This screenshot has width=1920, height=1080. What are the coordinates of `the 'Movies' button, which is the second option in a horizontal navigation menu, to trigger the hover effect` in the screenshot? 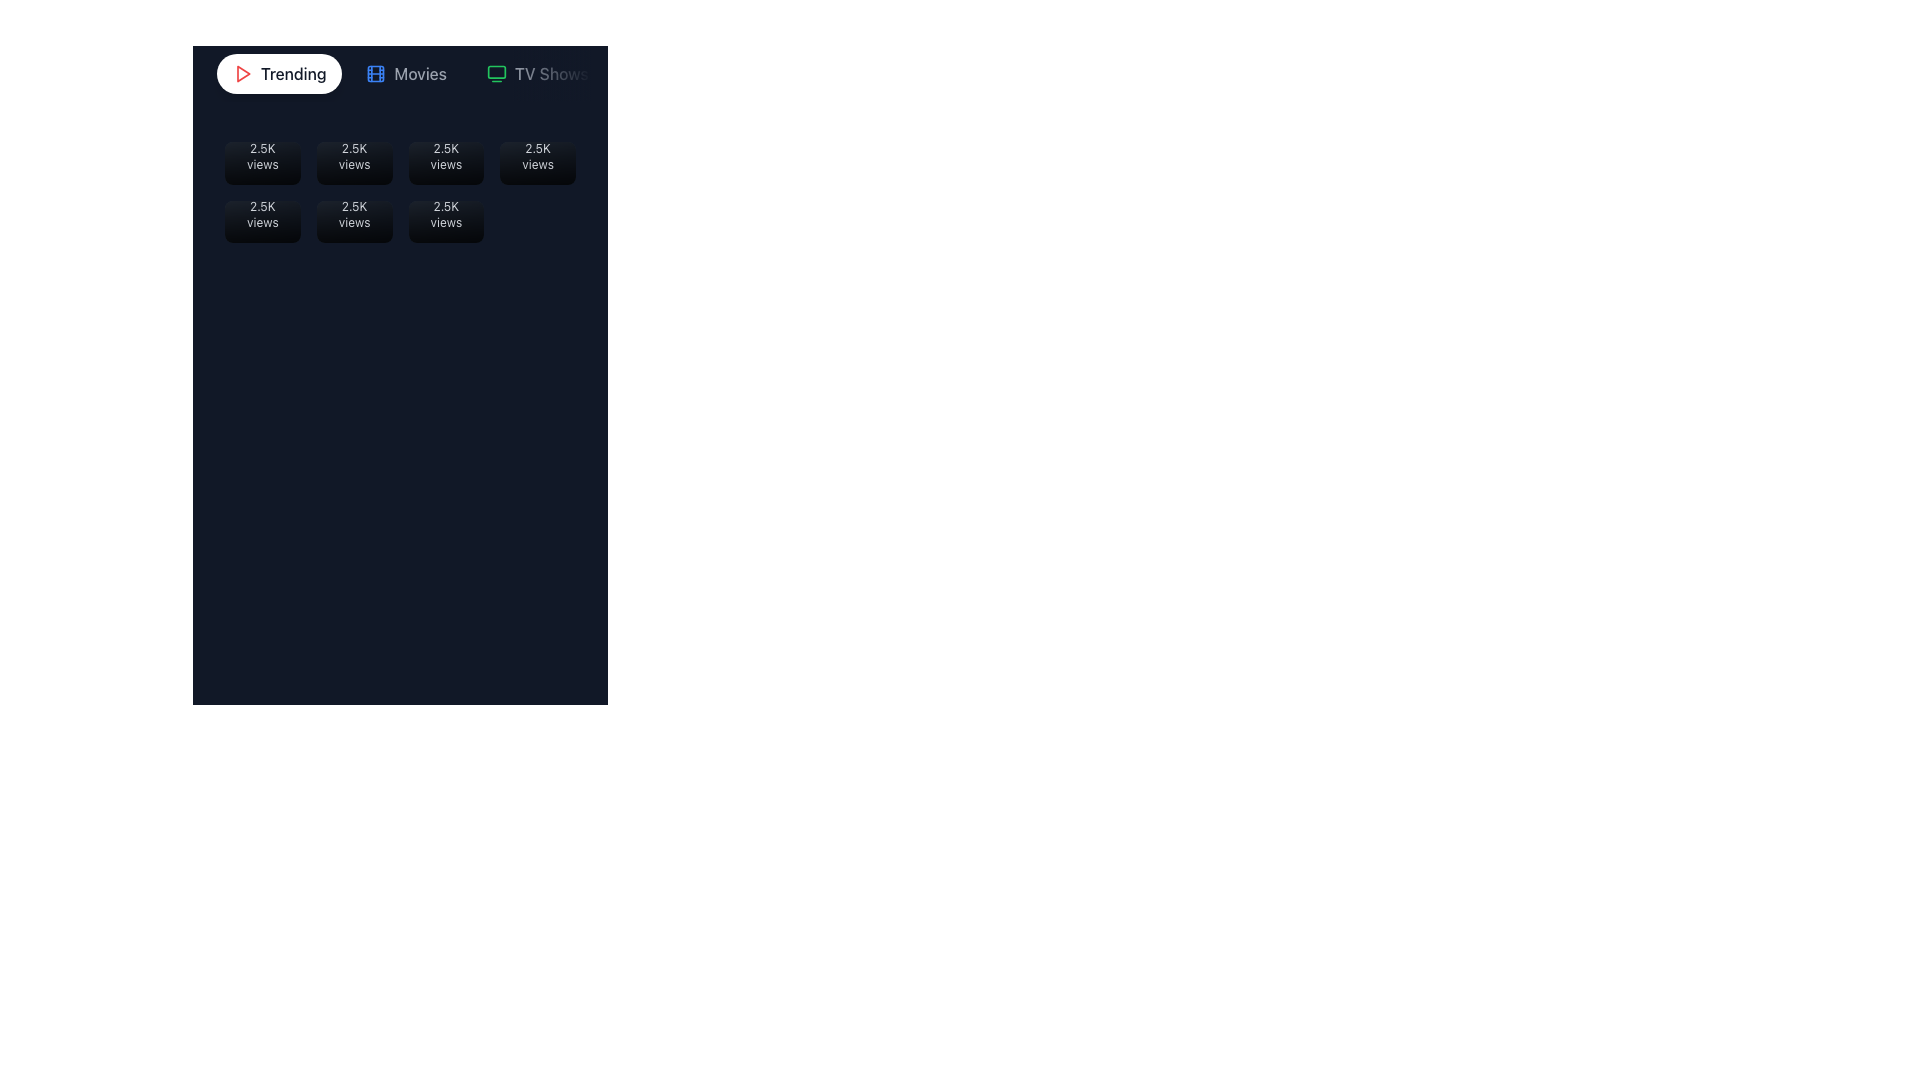 It's located at (405, 72).